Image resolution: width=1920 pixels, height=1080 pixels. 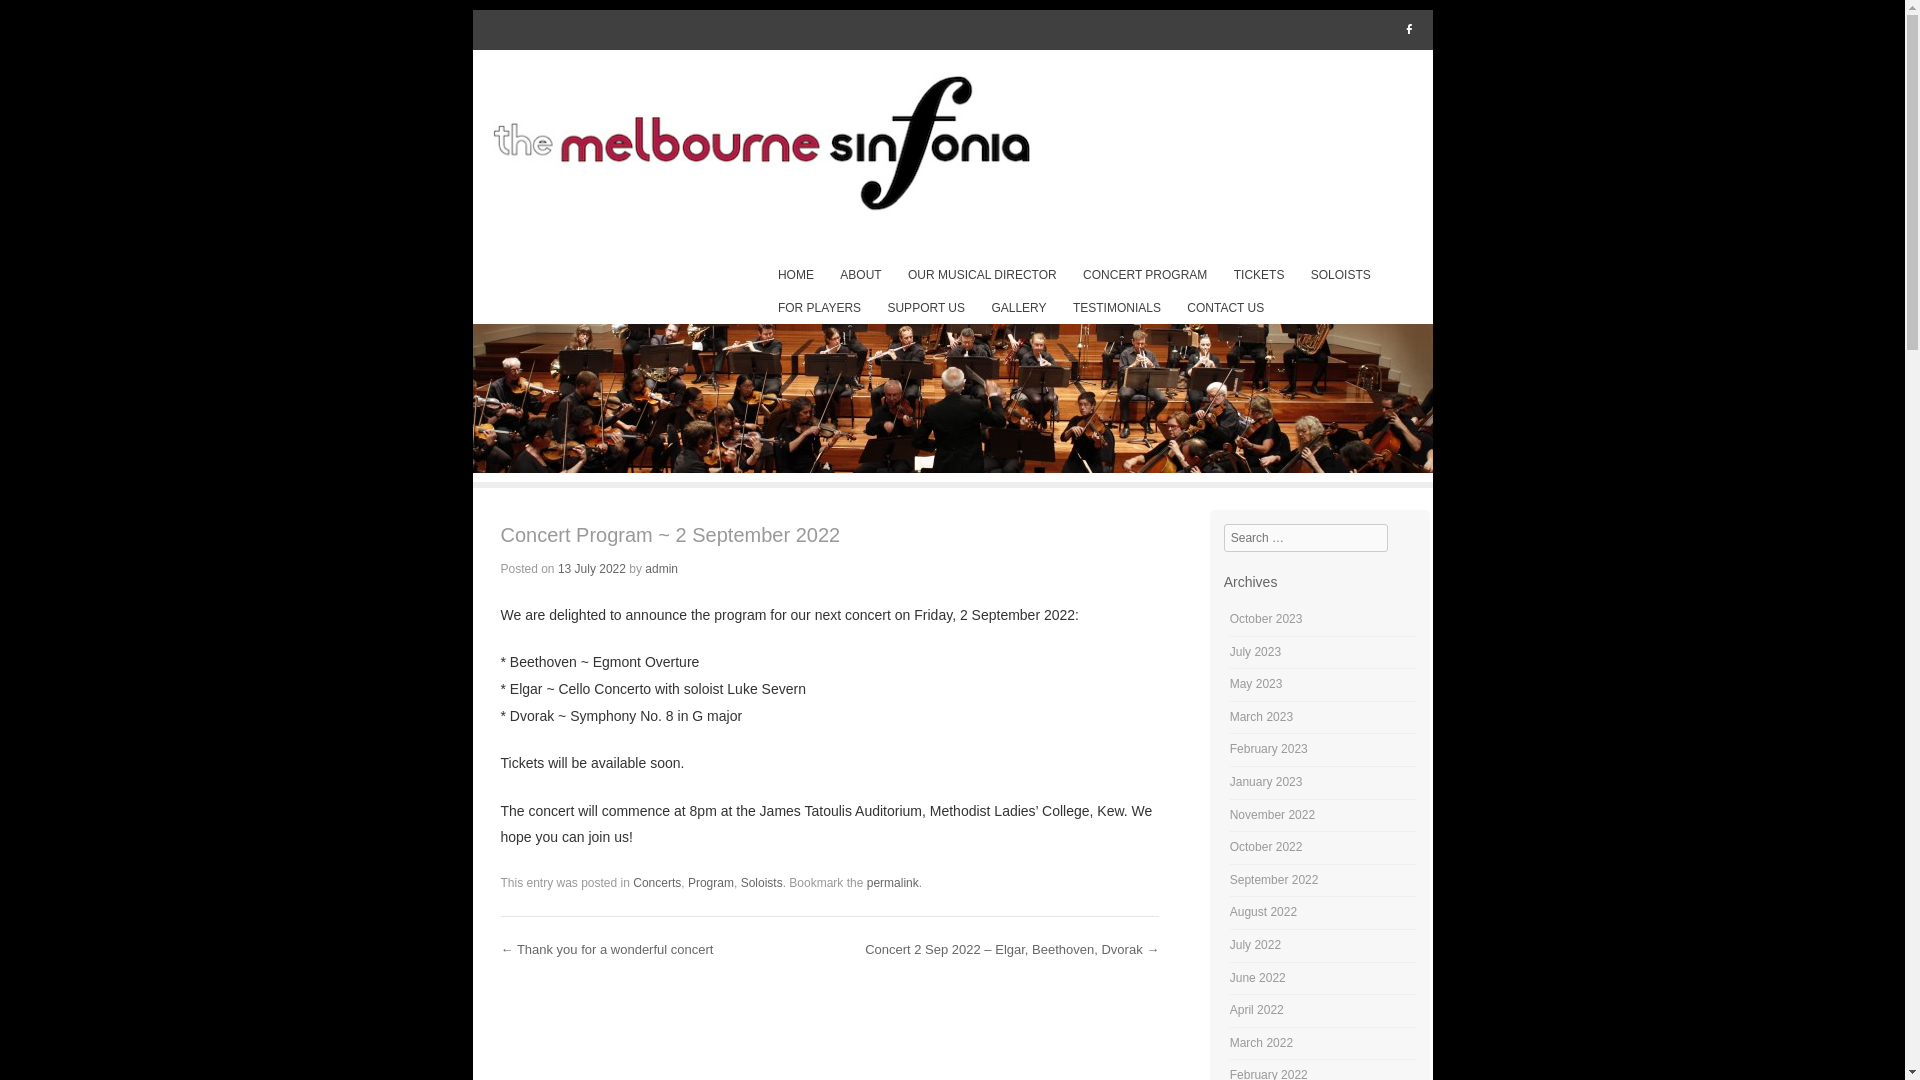 What do you see at coordinates (819, 308) in the screenshot?
I see `'FOR PLAYERS'` at bounding box center [819, 308].